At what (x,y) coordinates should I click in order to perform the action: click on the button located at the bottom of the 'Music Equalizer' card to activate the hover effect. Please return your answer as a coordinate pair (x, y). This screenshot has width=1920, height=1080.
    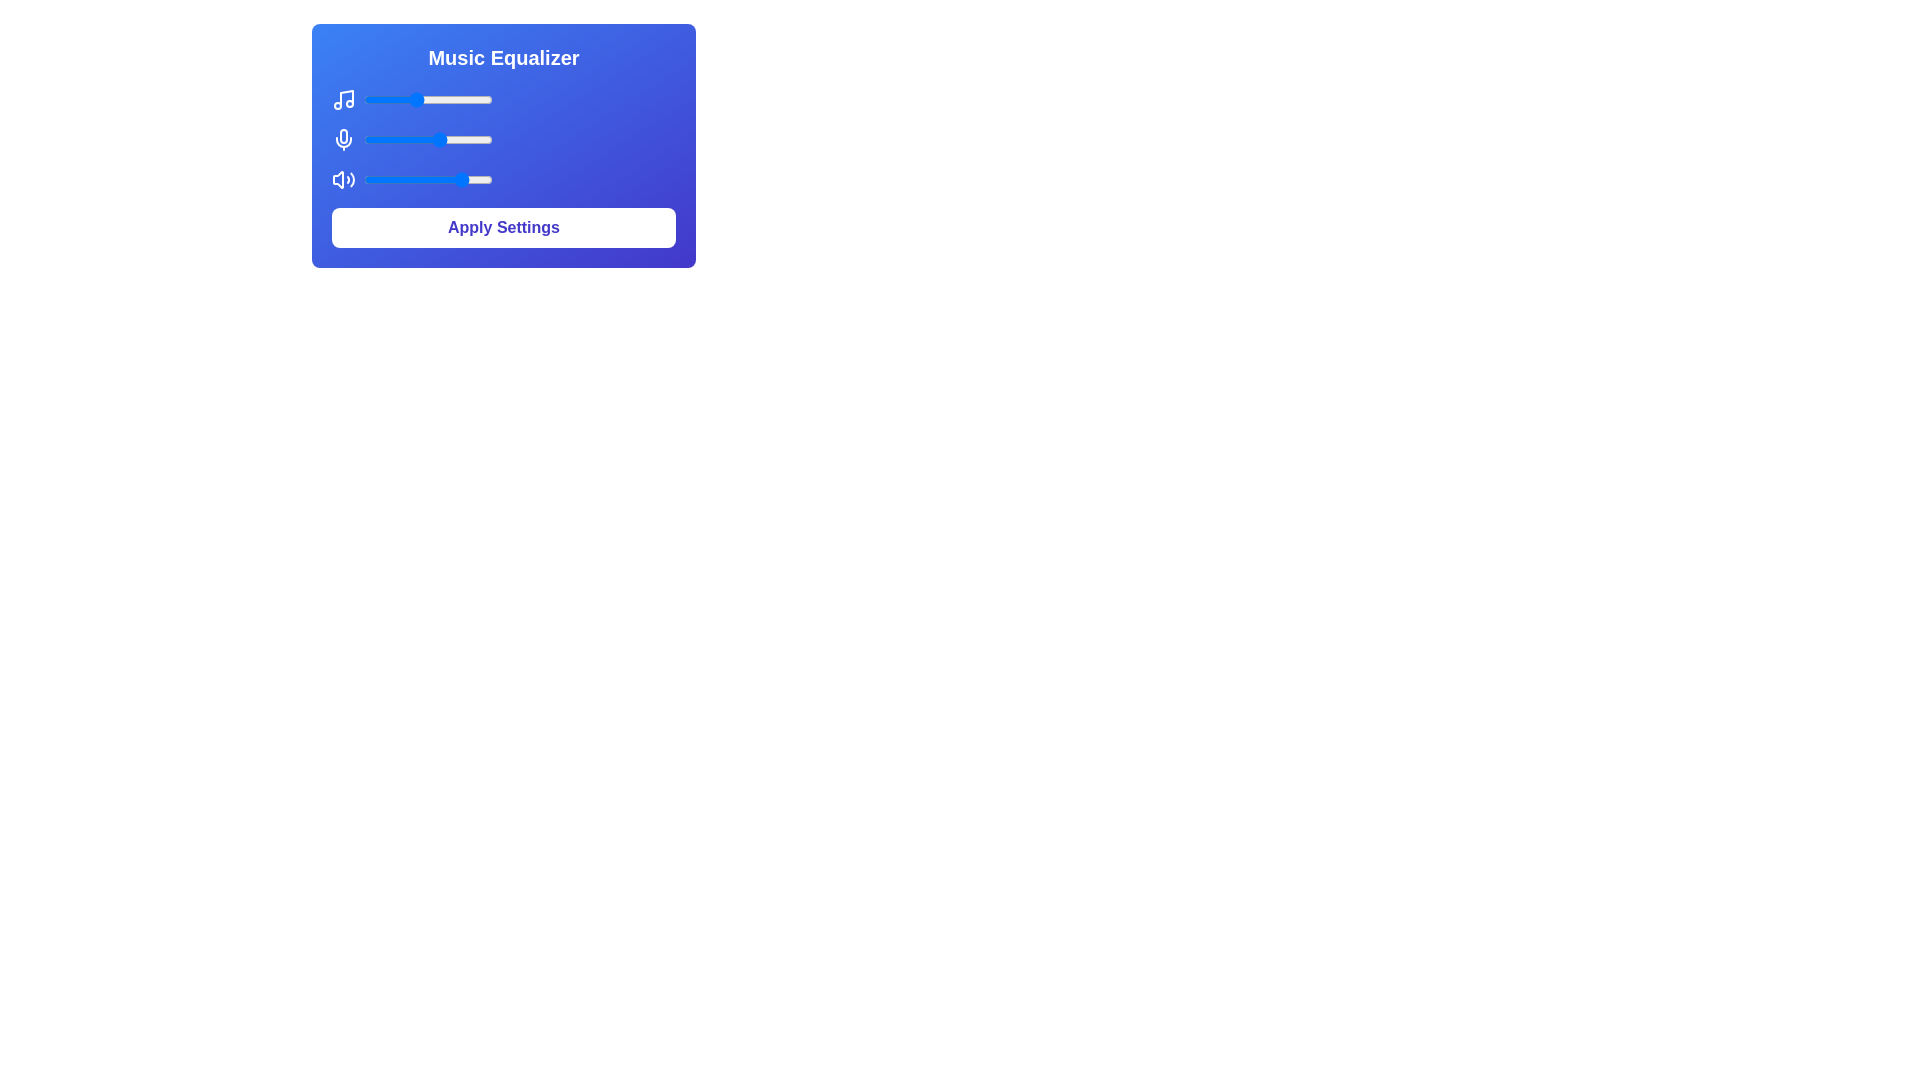
    Looking at the image, I should click on (504, 226).